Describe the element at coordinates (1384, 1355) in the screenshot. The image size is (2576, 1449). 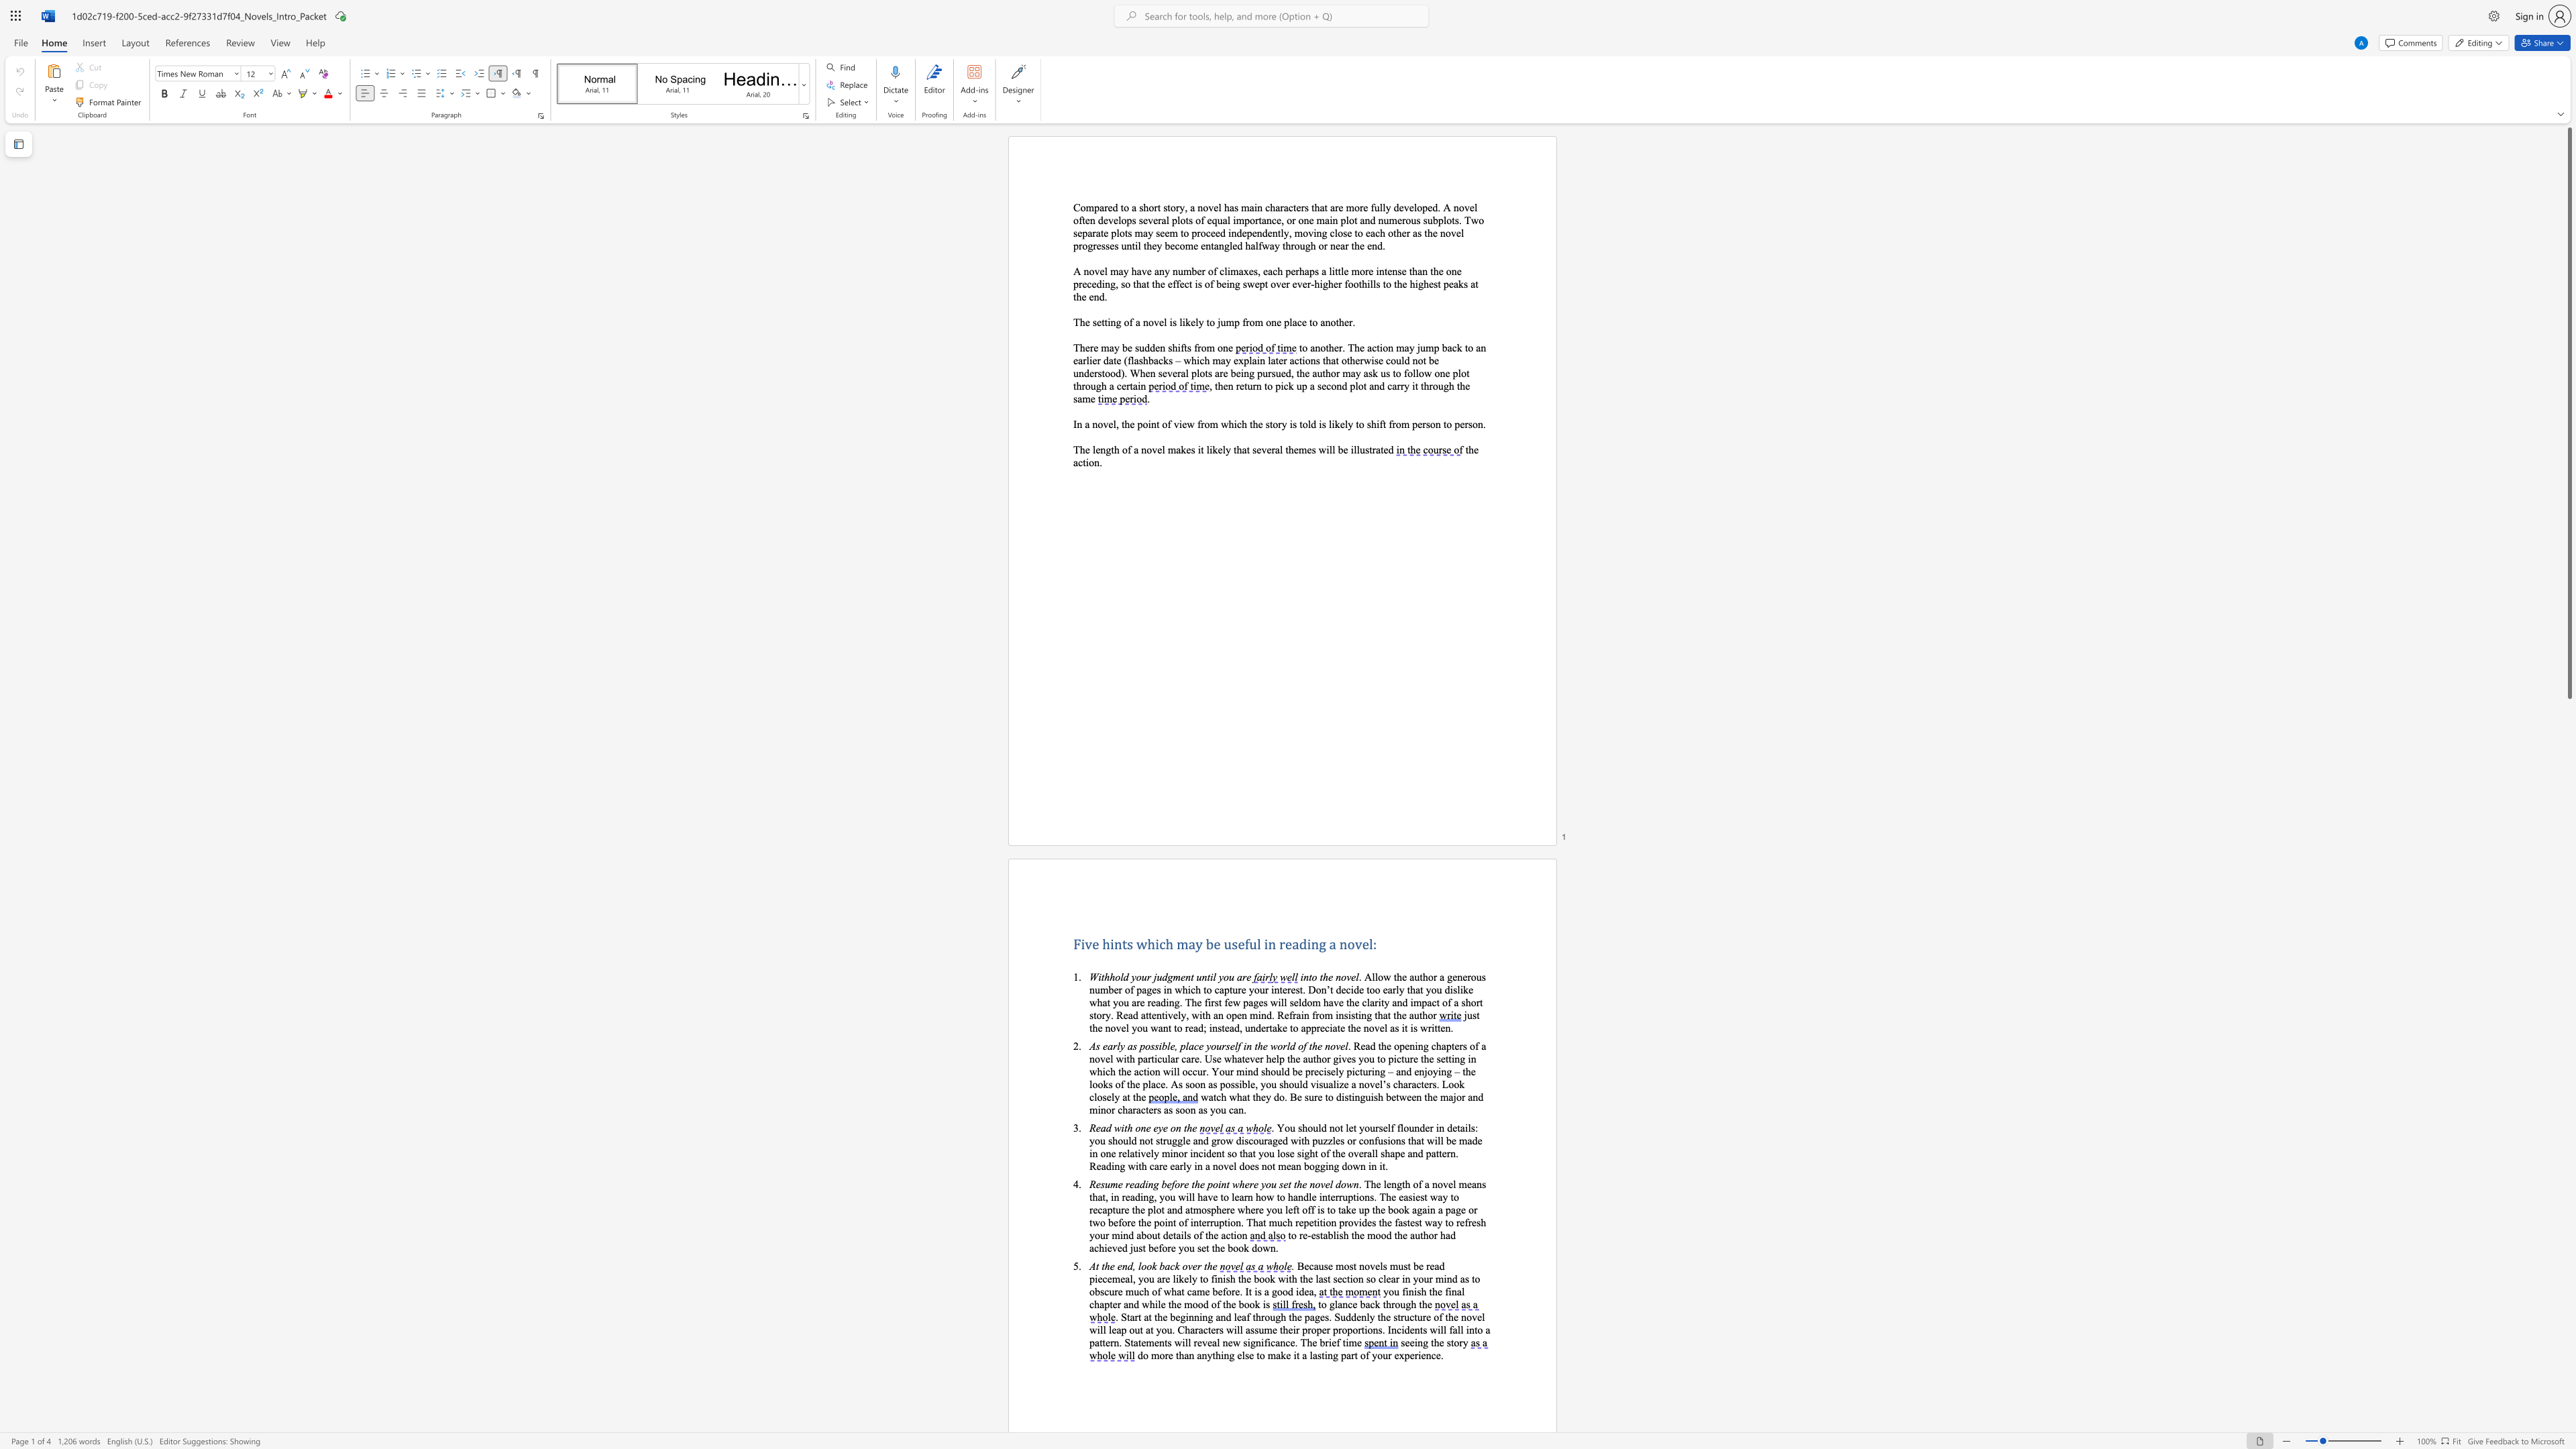
I see `the 1th character "u" in the text` at that location.